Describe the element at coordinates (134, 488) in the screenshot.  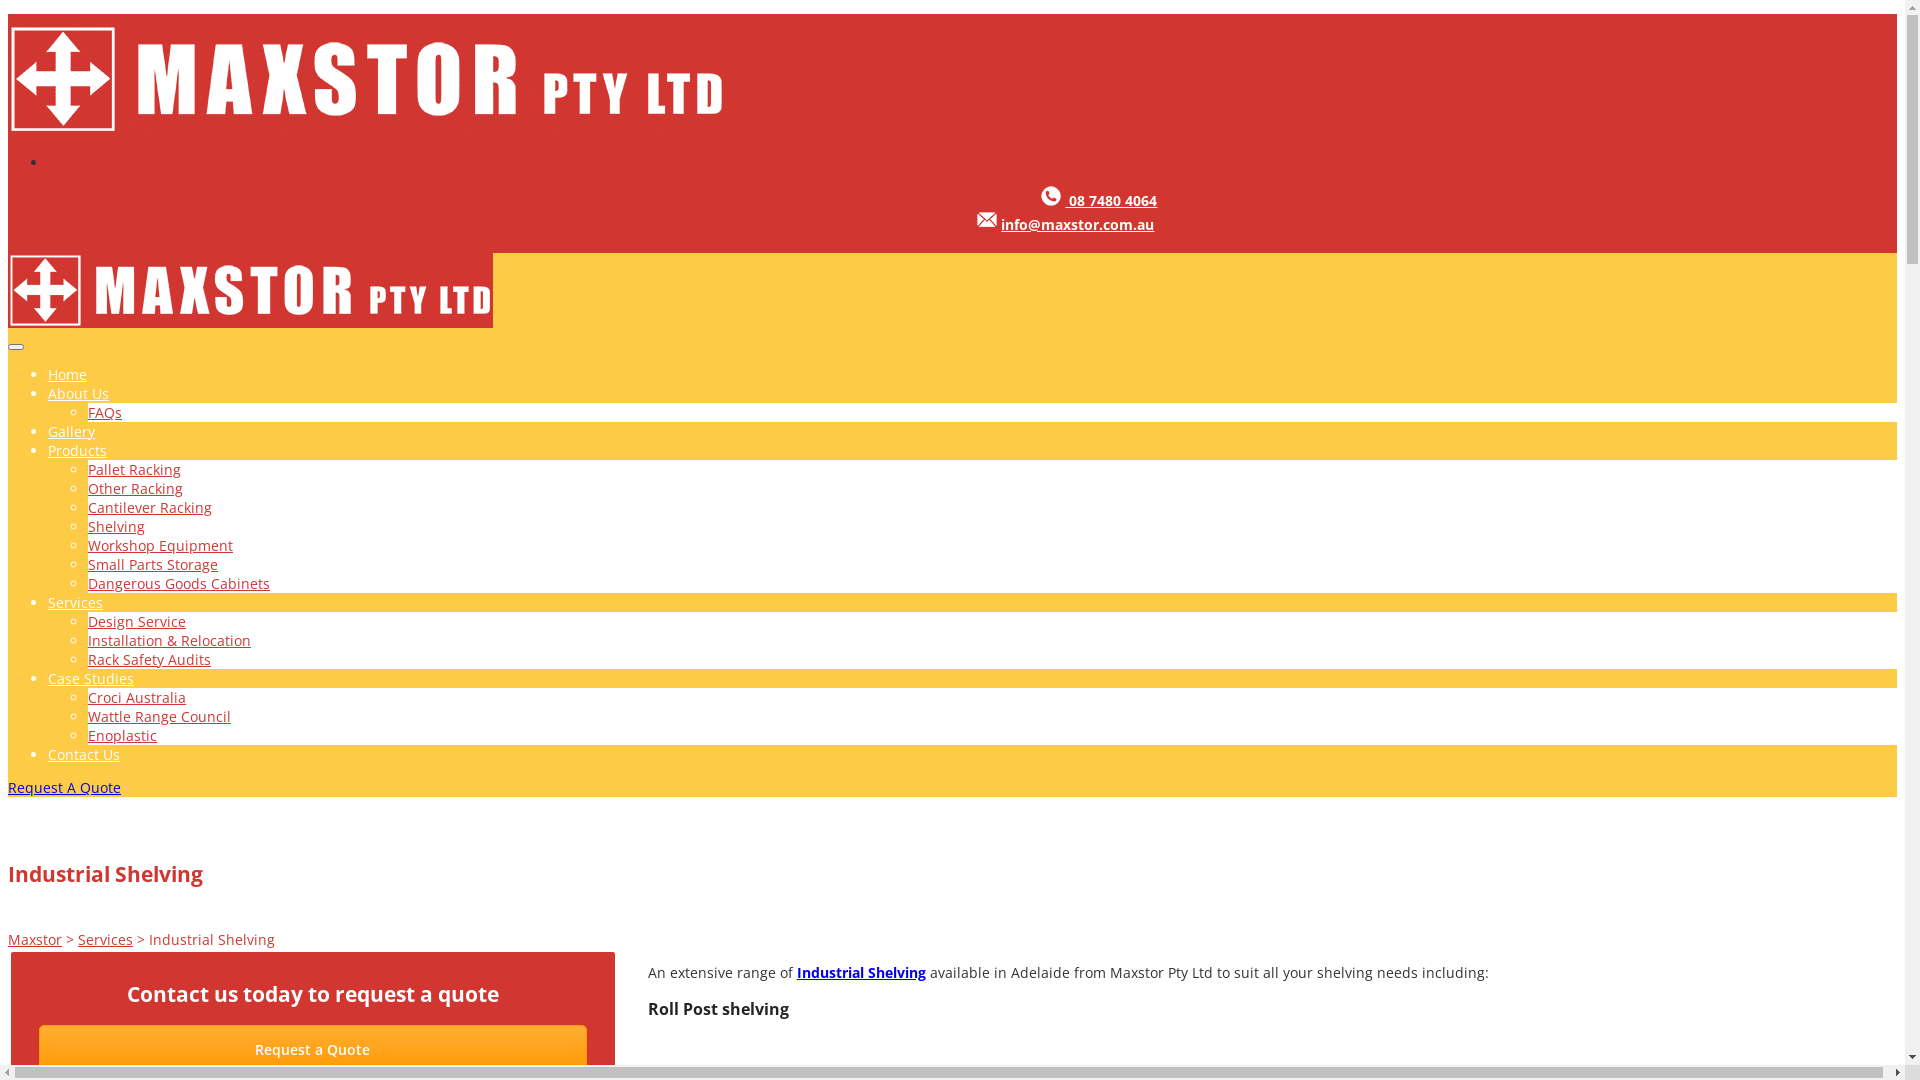
I see `'Other Racking'` at that location.